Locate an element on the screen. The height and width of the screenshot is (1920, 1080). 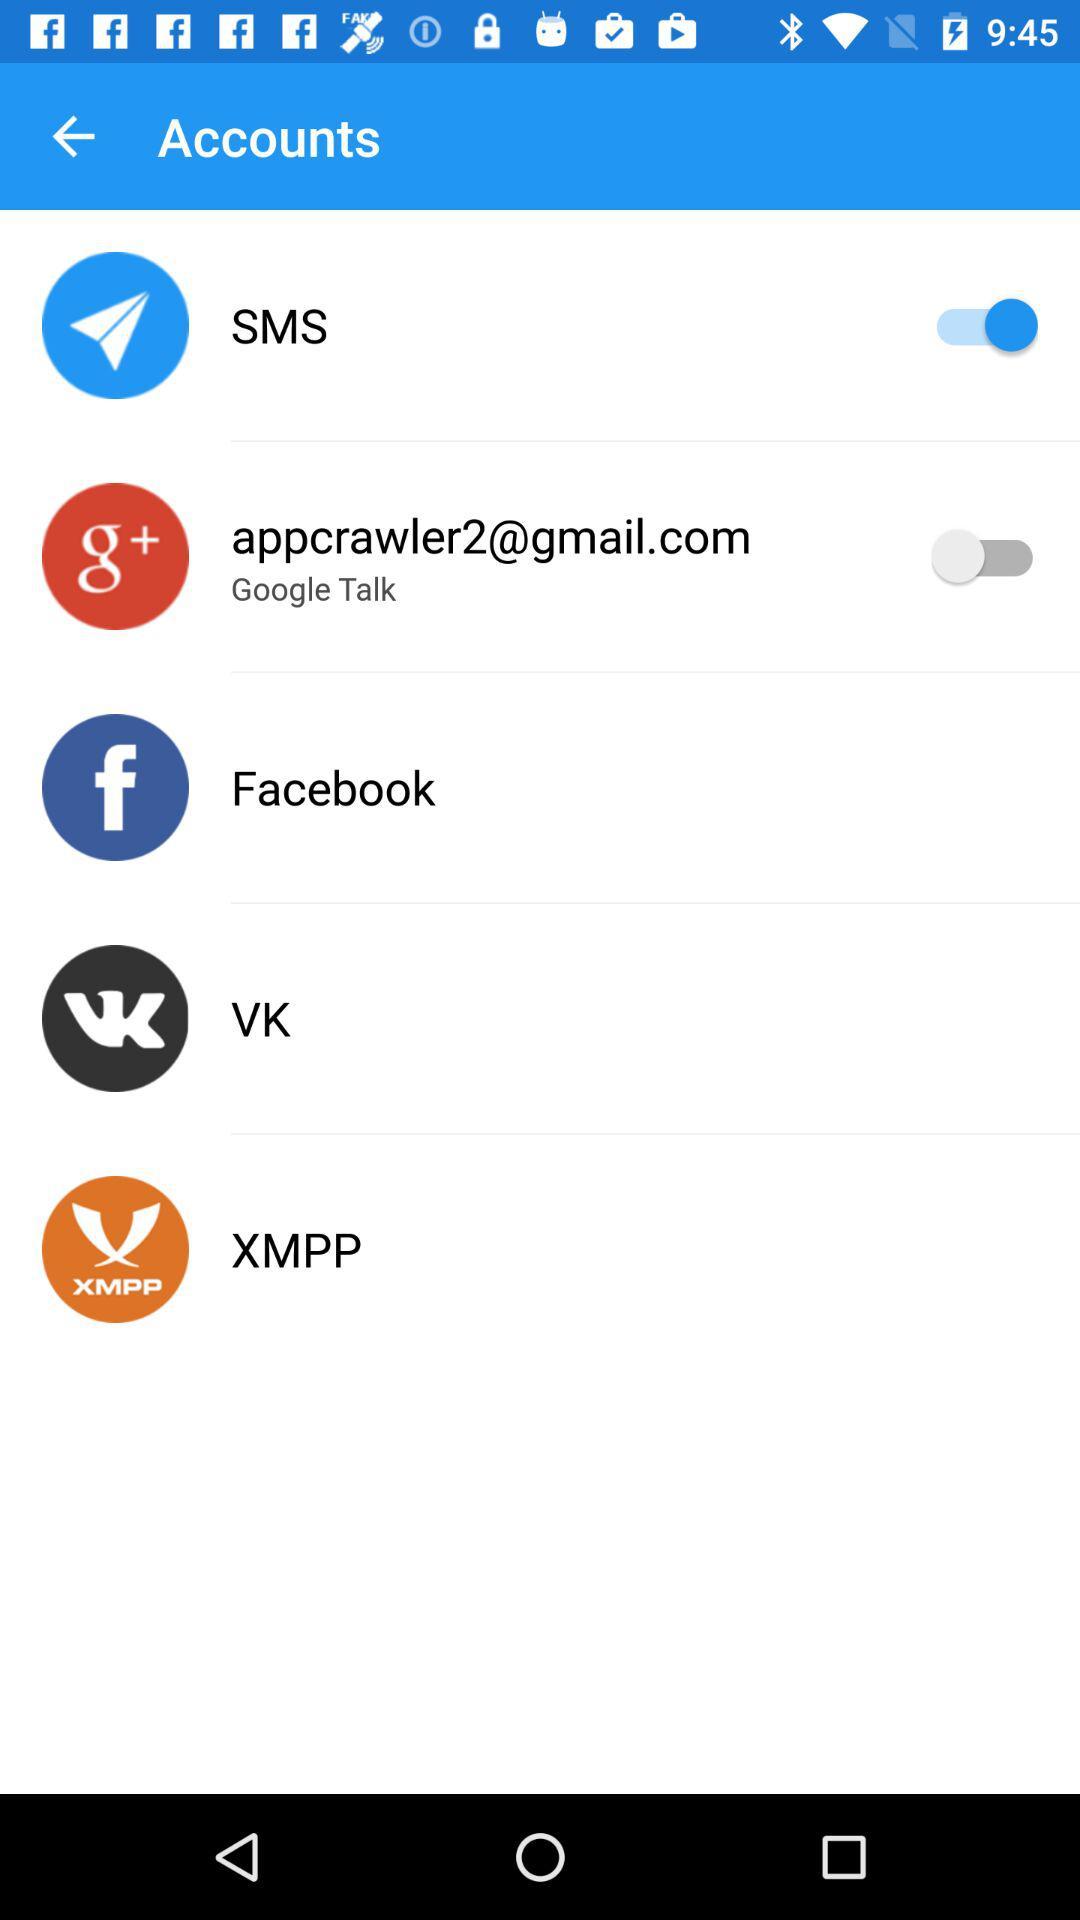
selection is located at coordinates (983, 556).